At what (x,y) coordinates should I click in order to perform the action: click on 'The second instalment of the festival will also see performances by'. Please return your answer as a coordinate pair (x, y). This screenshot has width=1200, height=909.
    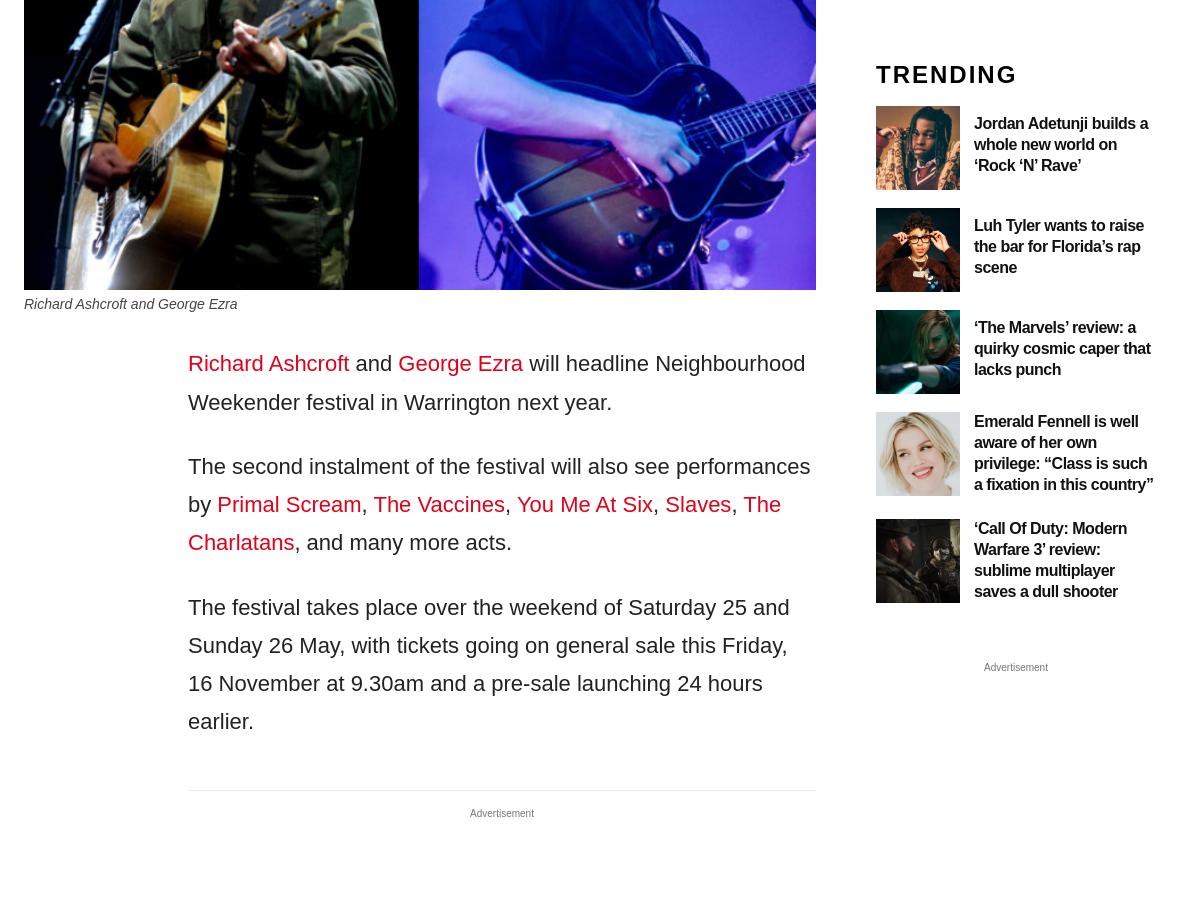
    Looking at the image, I should click on (497, 485).